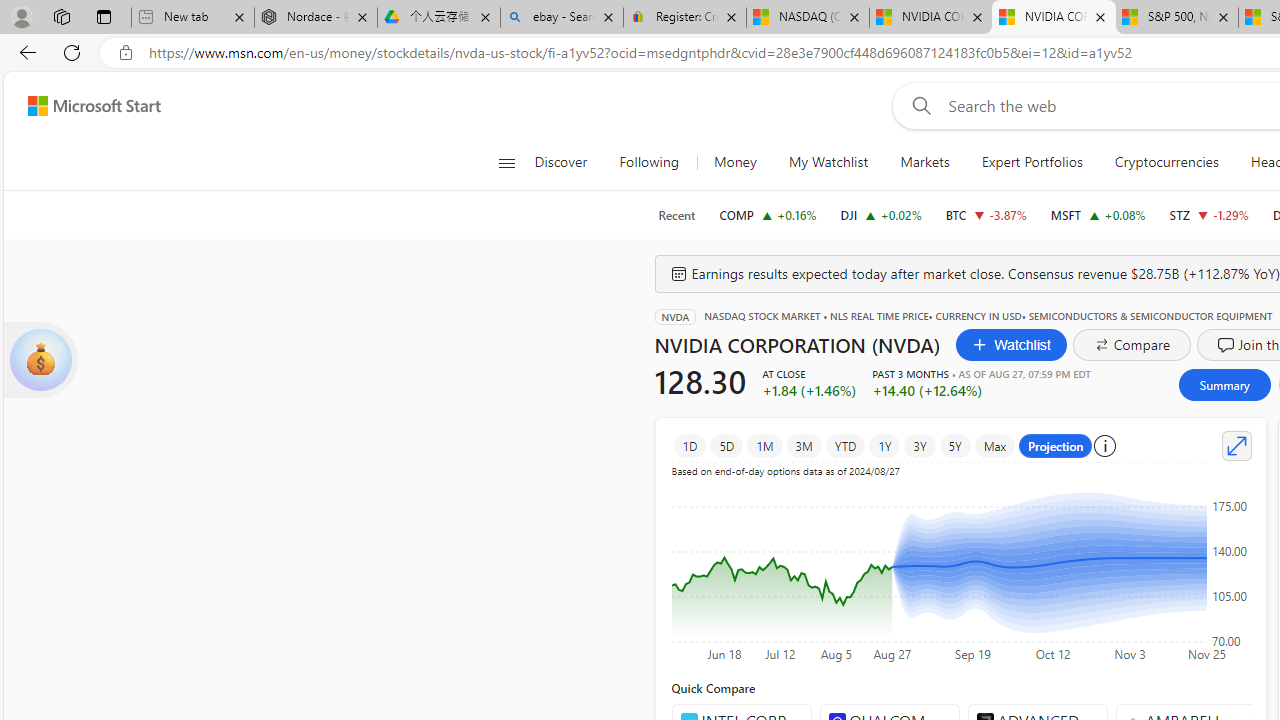 The height and width of the screenshot is (720, 1280). What do you see at coordinates (1097, 214) in the screenshot?
I see `'MSFT MICROSOFT CORPORATION increase 413.84 +0.35 +0.08%'` at bounding box center [1097, 214].